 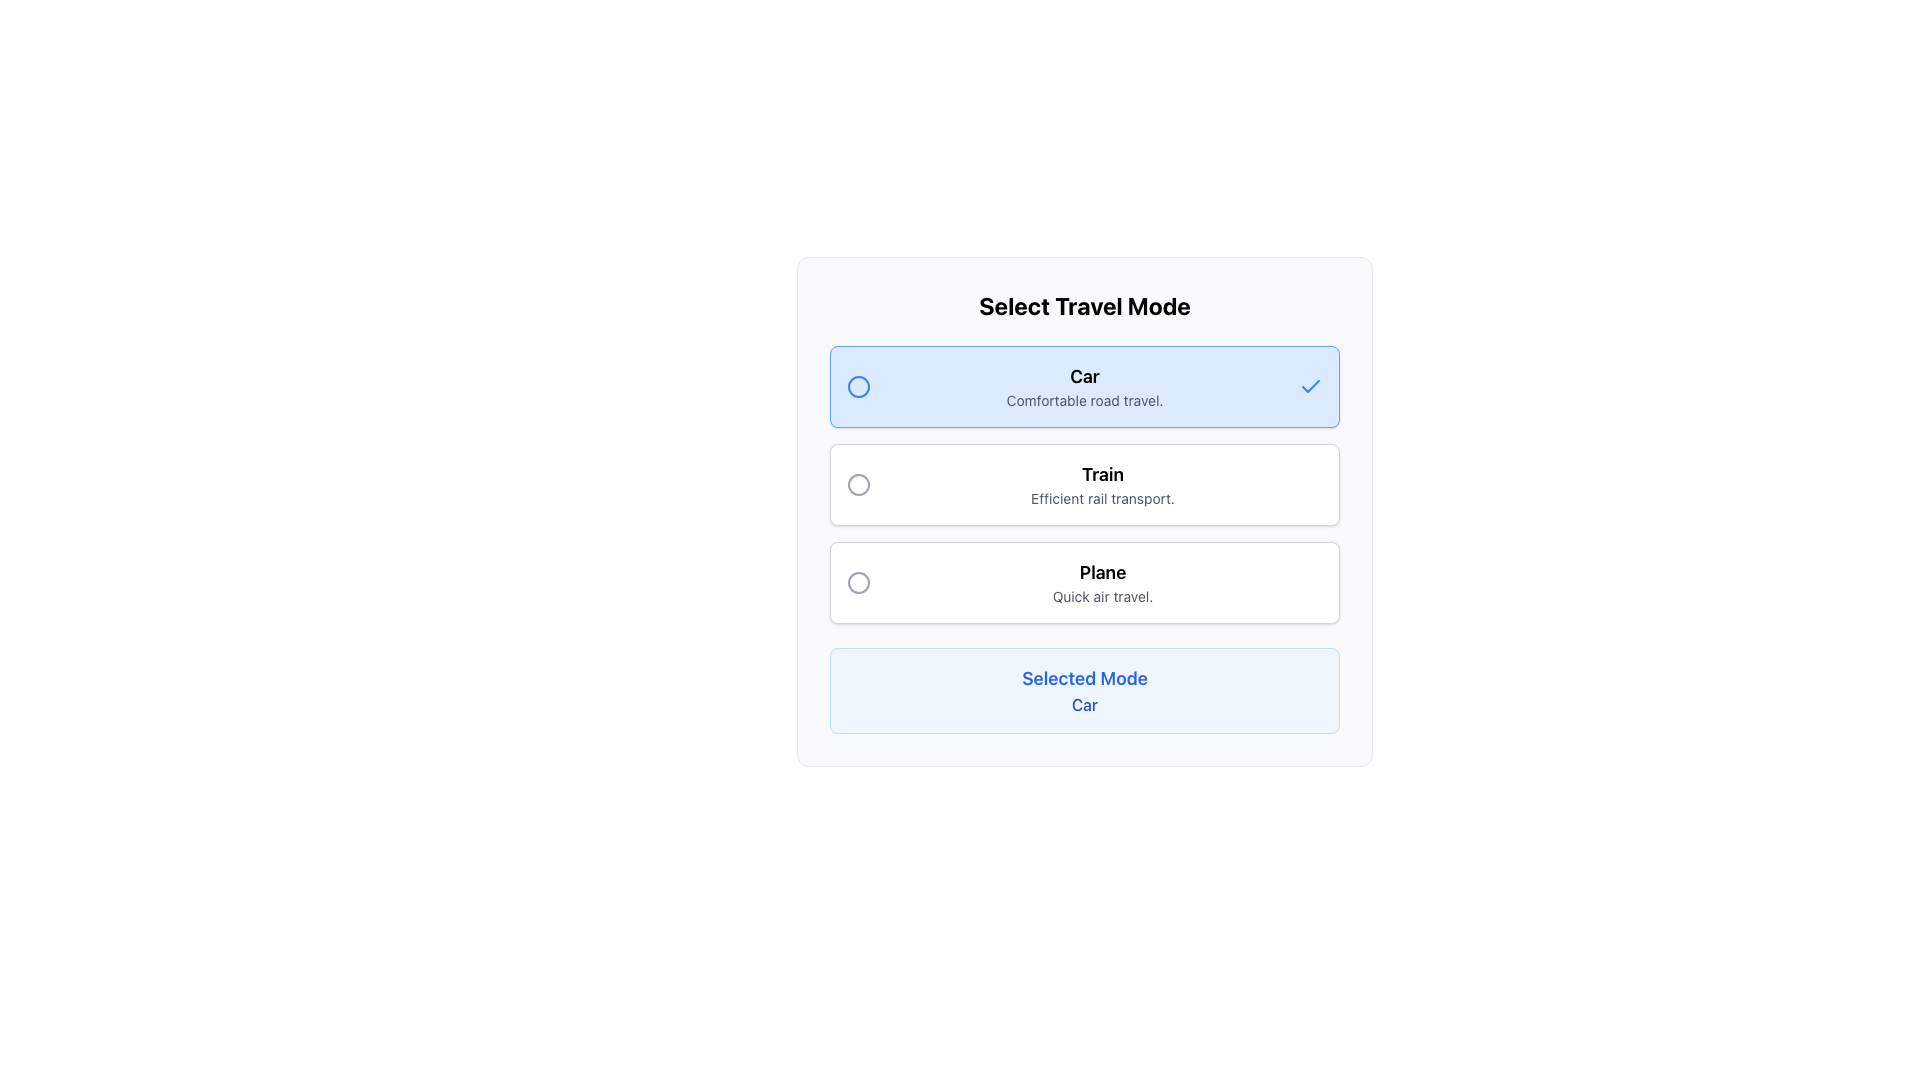 What do you see at coordinates (1083, 401) in the screenshot?
I see `the descriptive text element providing information for the 'Car' travel option in the selection menu` at bounding box center [1083, 401].